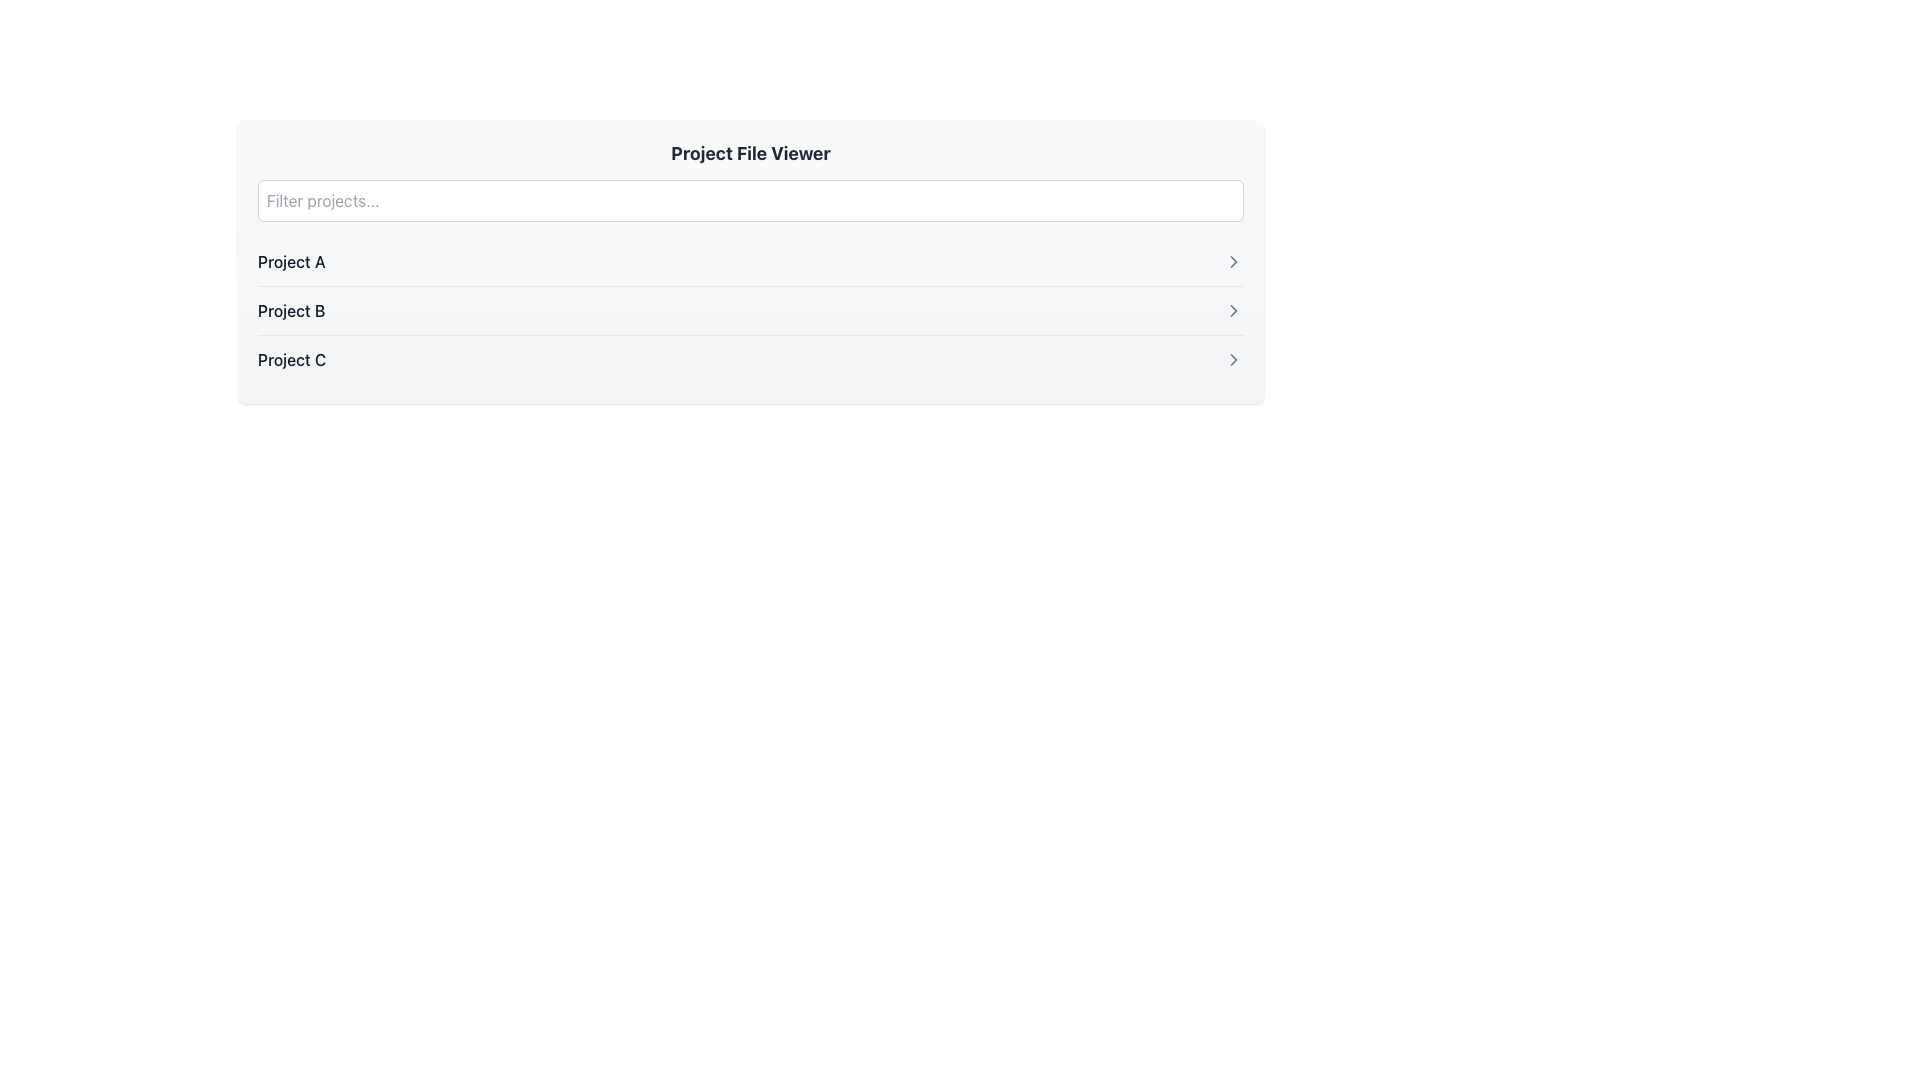  I want to click on to select the list item representing 'Project B', which is the second entry in the vertically arranged list, so click(749, 310).